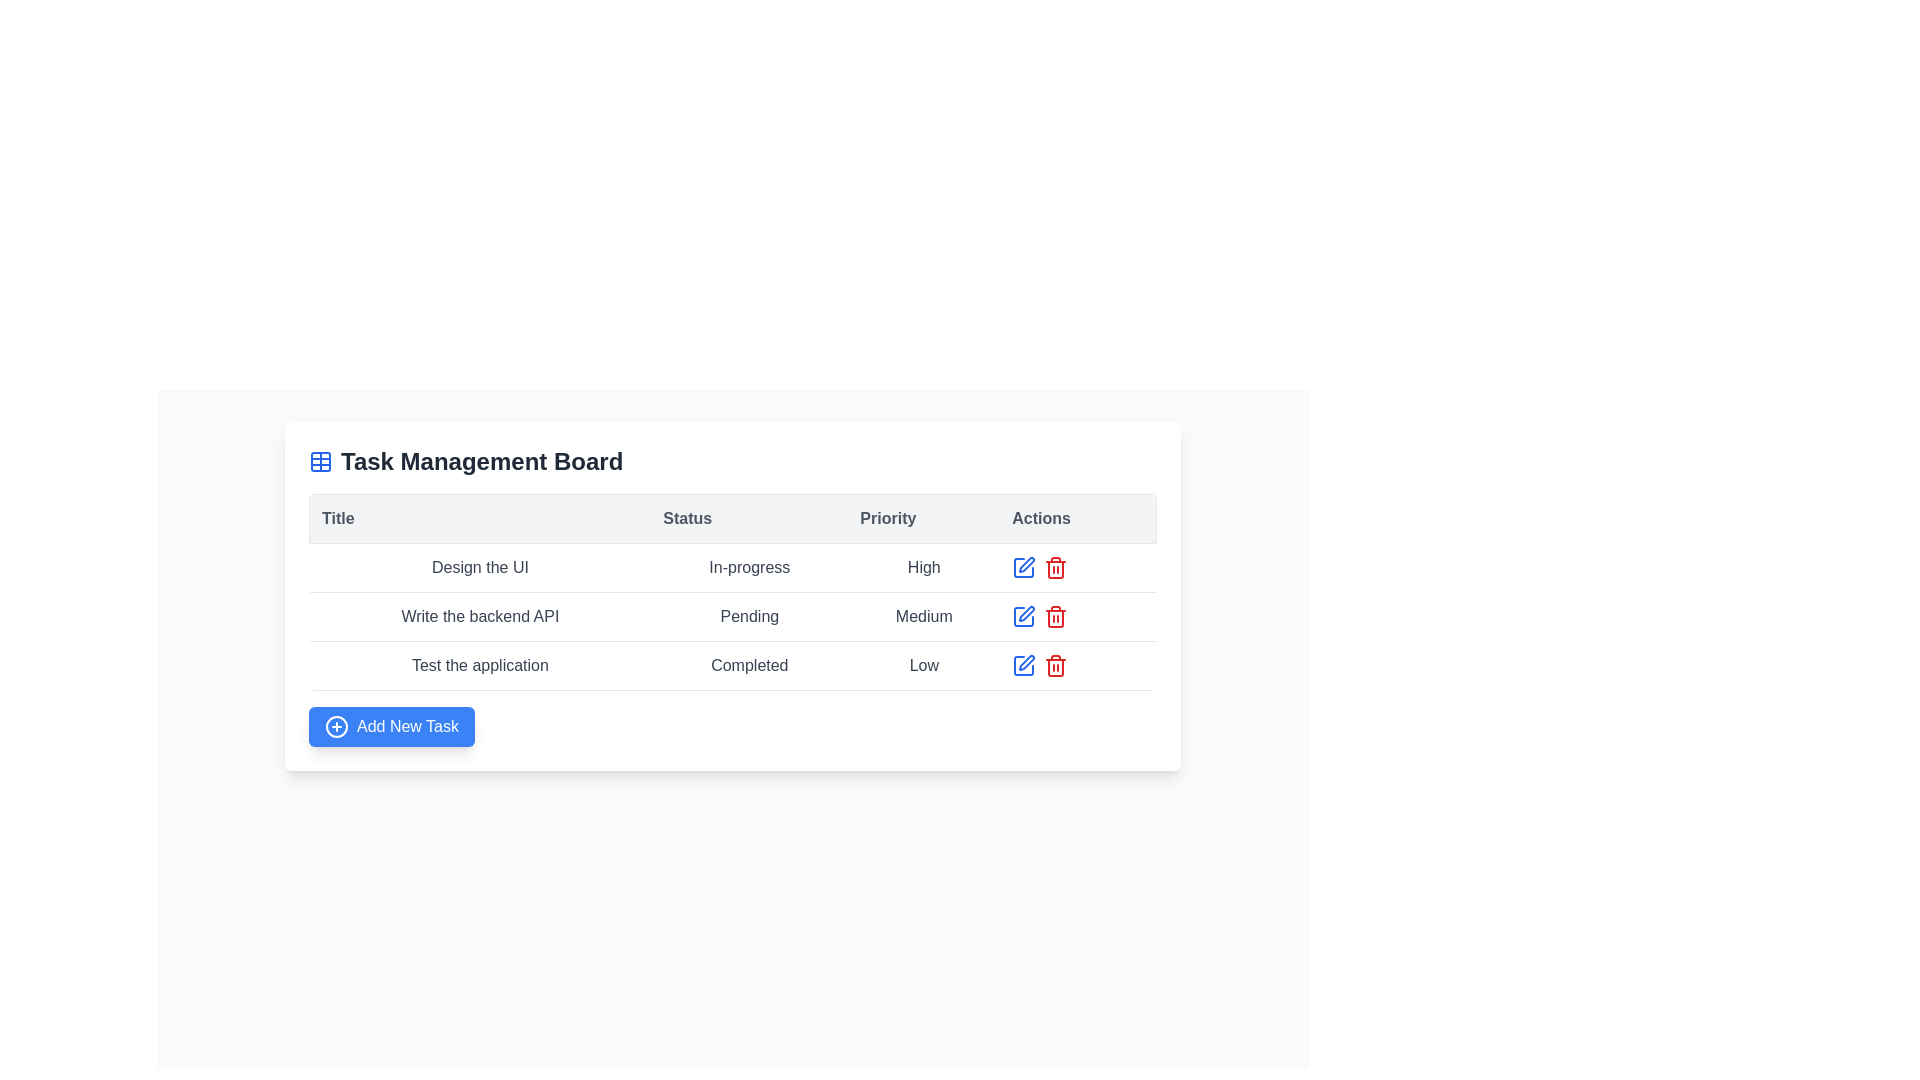 Image resolution: width=1920 pixels, height=1080 pixels. Describe the element at coordinates (1027, 564) in the screenshot. I see `the edit button, which is a pencil icon inside a rounded square located in the 'Actions' column of the task labeled 'Write the backend API'` at that location.